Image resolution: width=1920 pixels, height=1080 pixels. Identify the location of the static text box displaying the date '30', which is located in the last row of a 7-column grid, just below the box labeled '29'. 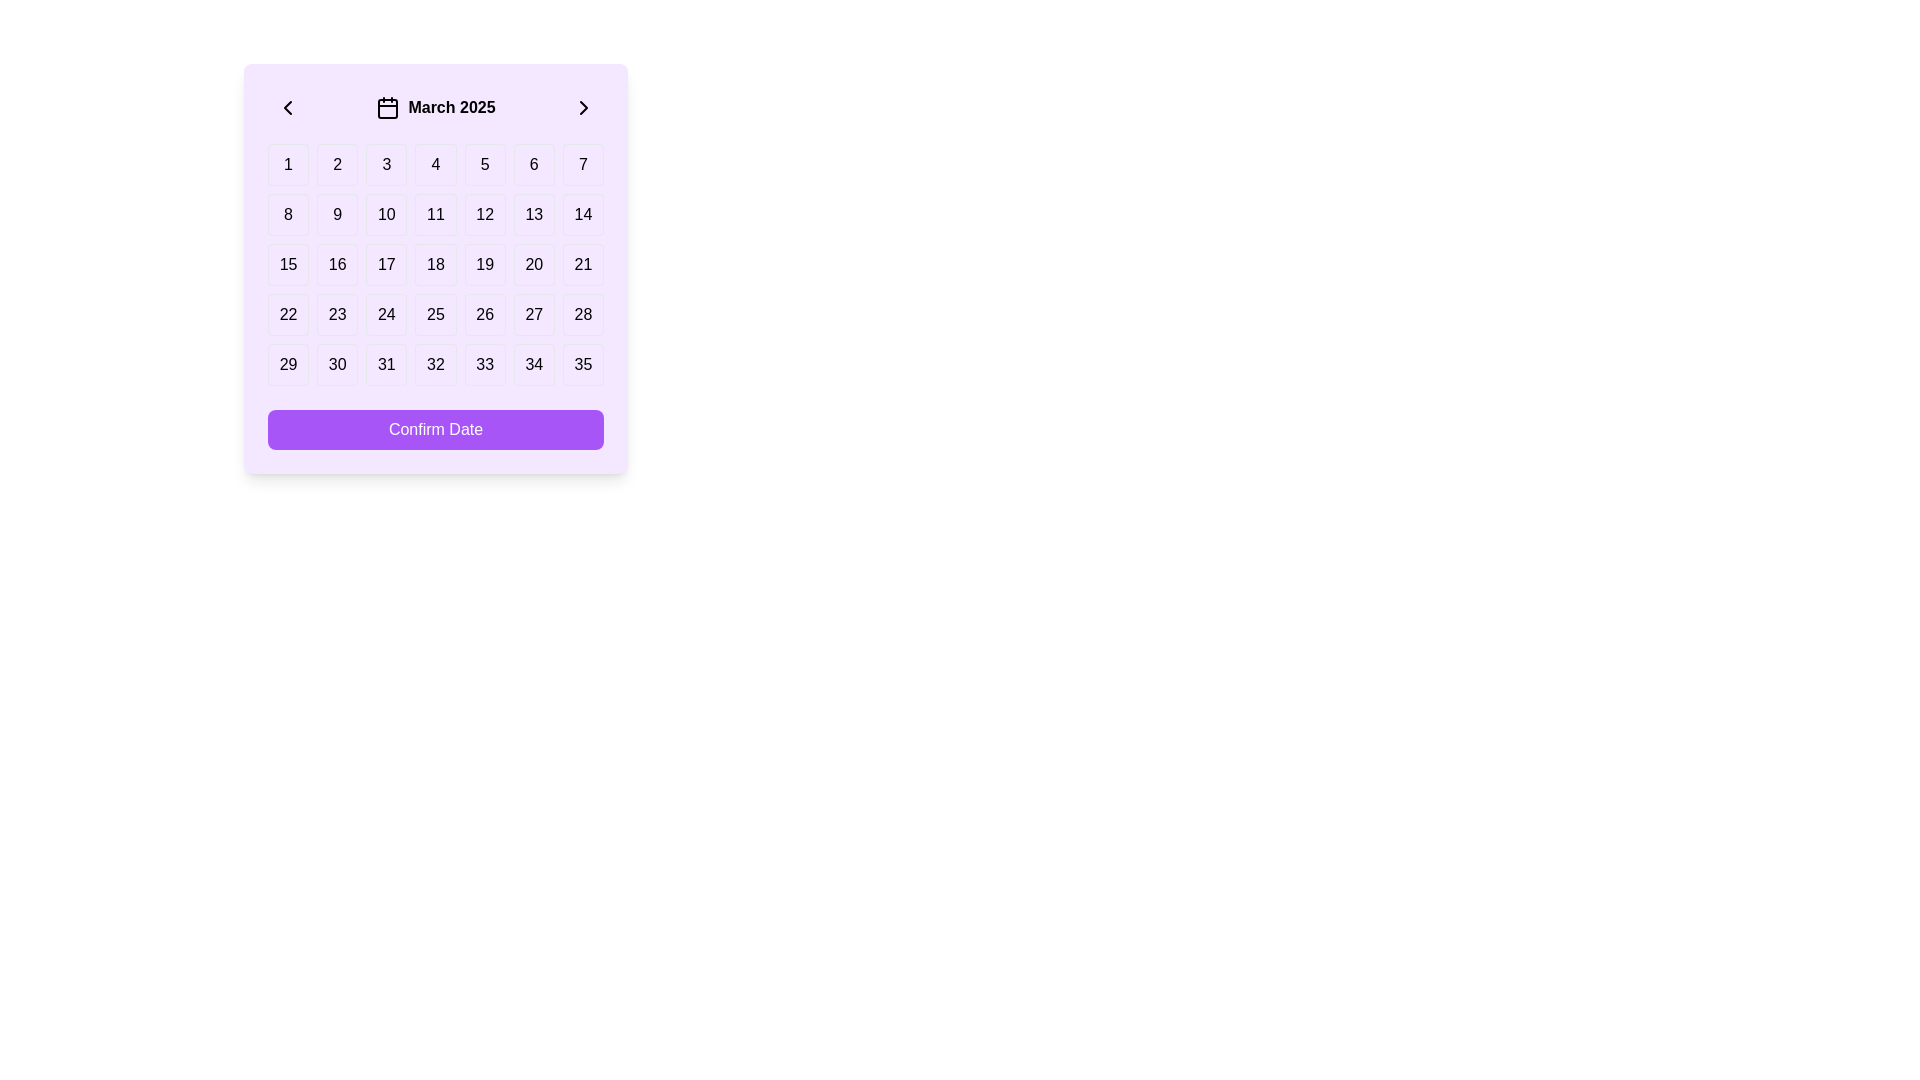
(337, 365).